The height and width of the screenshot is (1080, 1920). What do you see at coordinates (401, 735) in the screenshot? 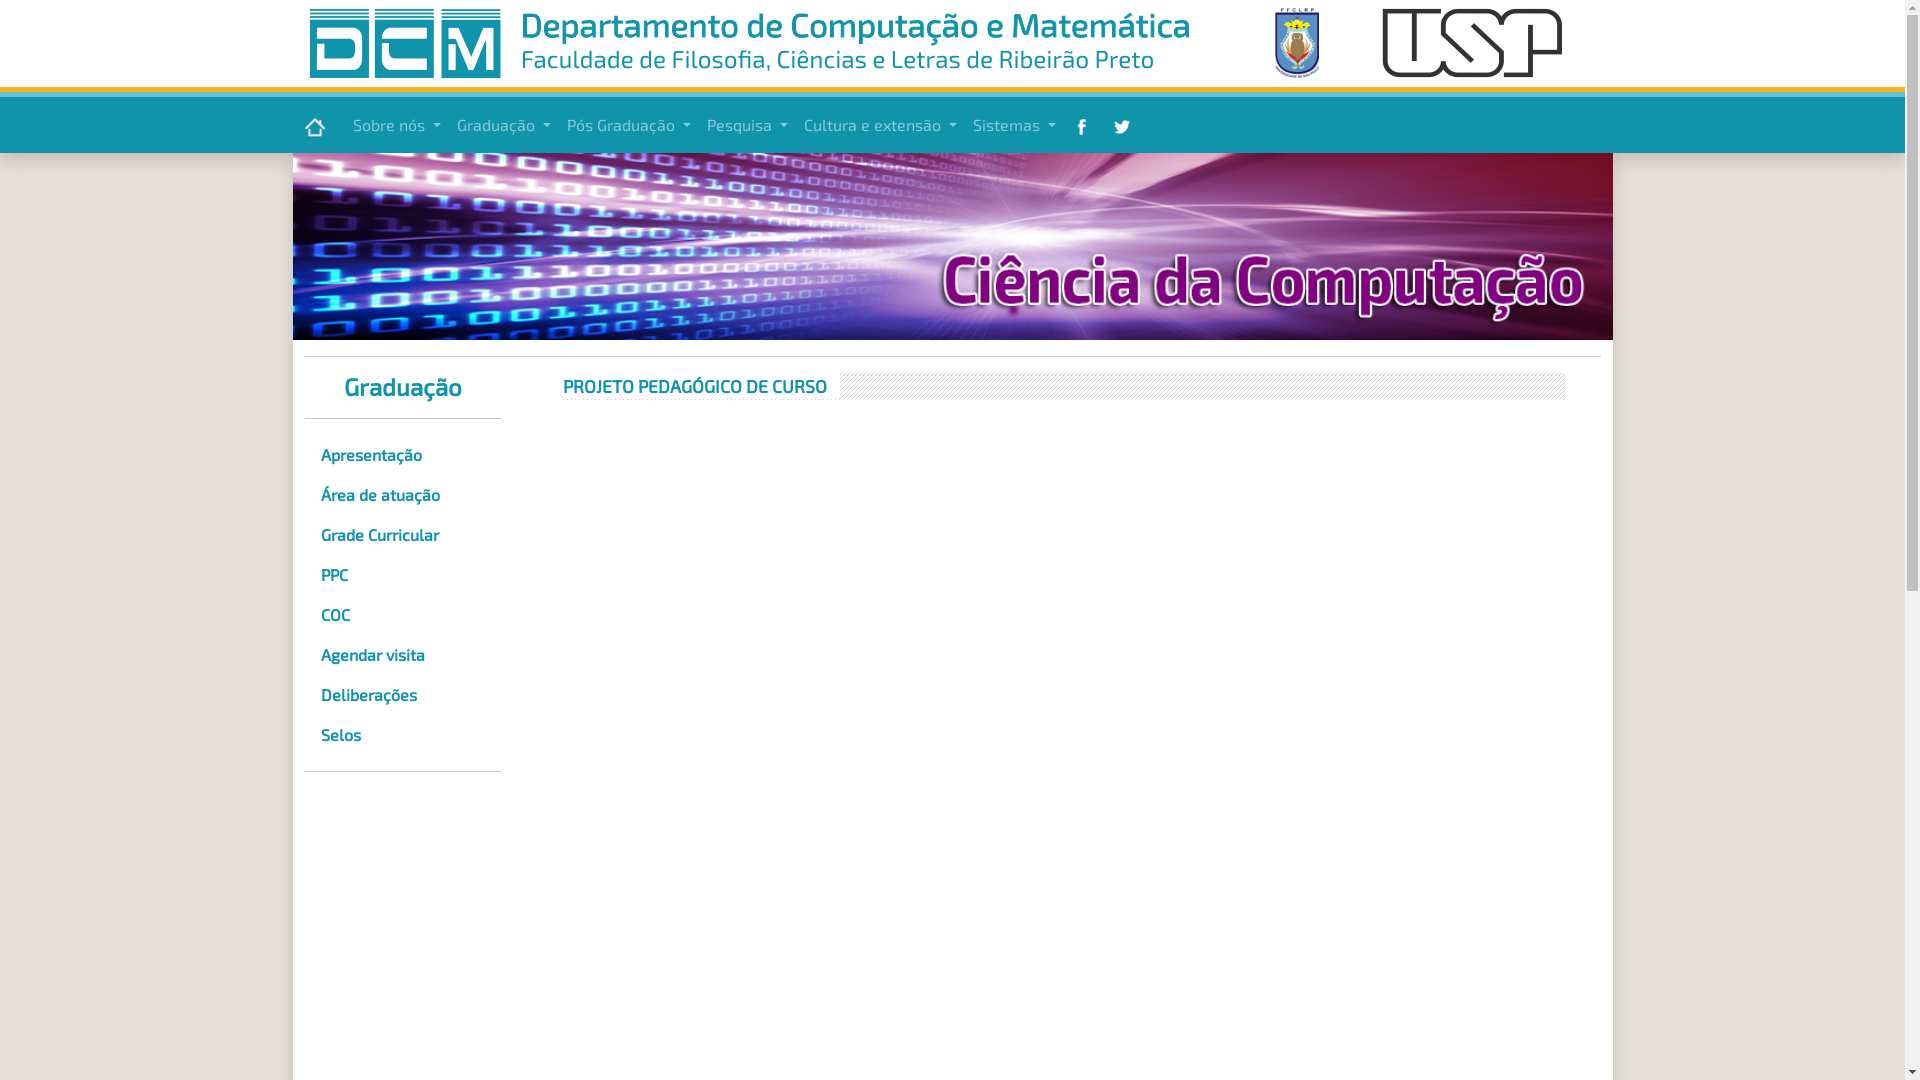
I see `'Selos'` at bounding box center [401, 735].